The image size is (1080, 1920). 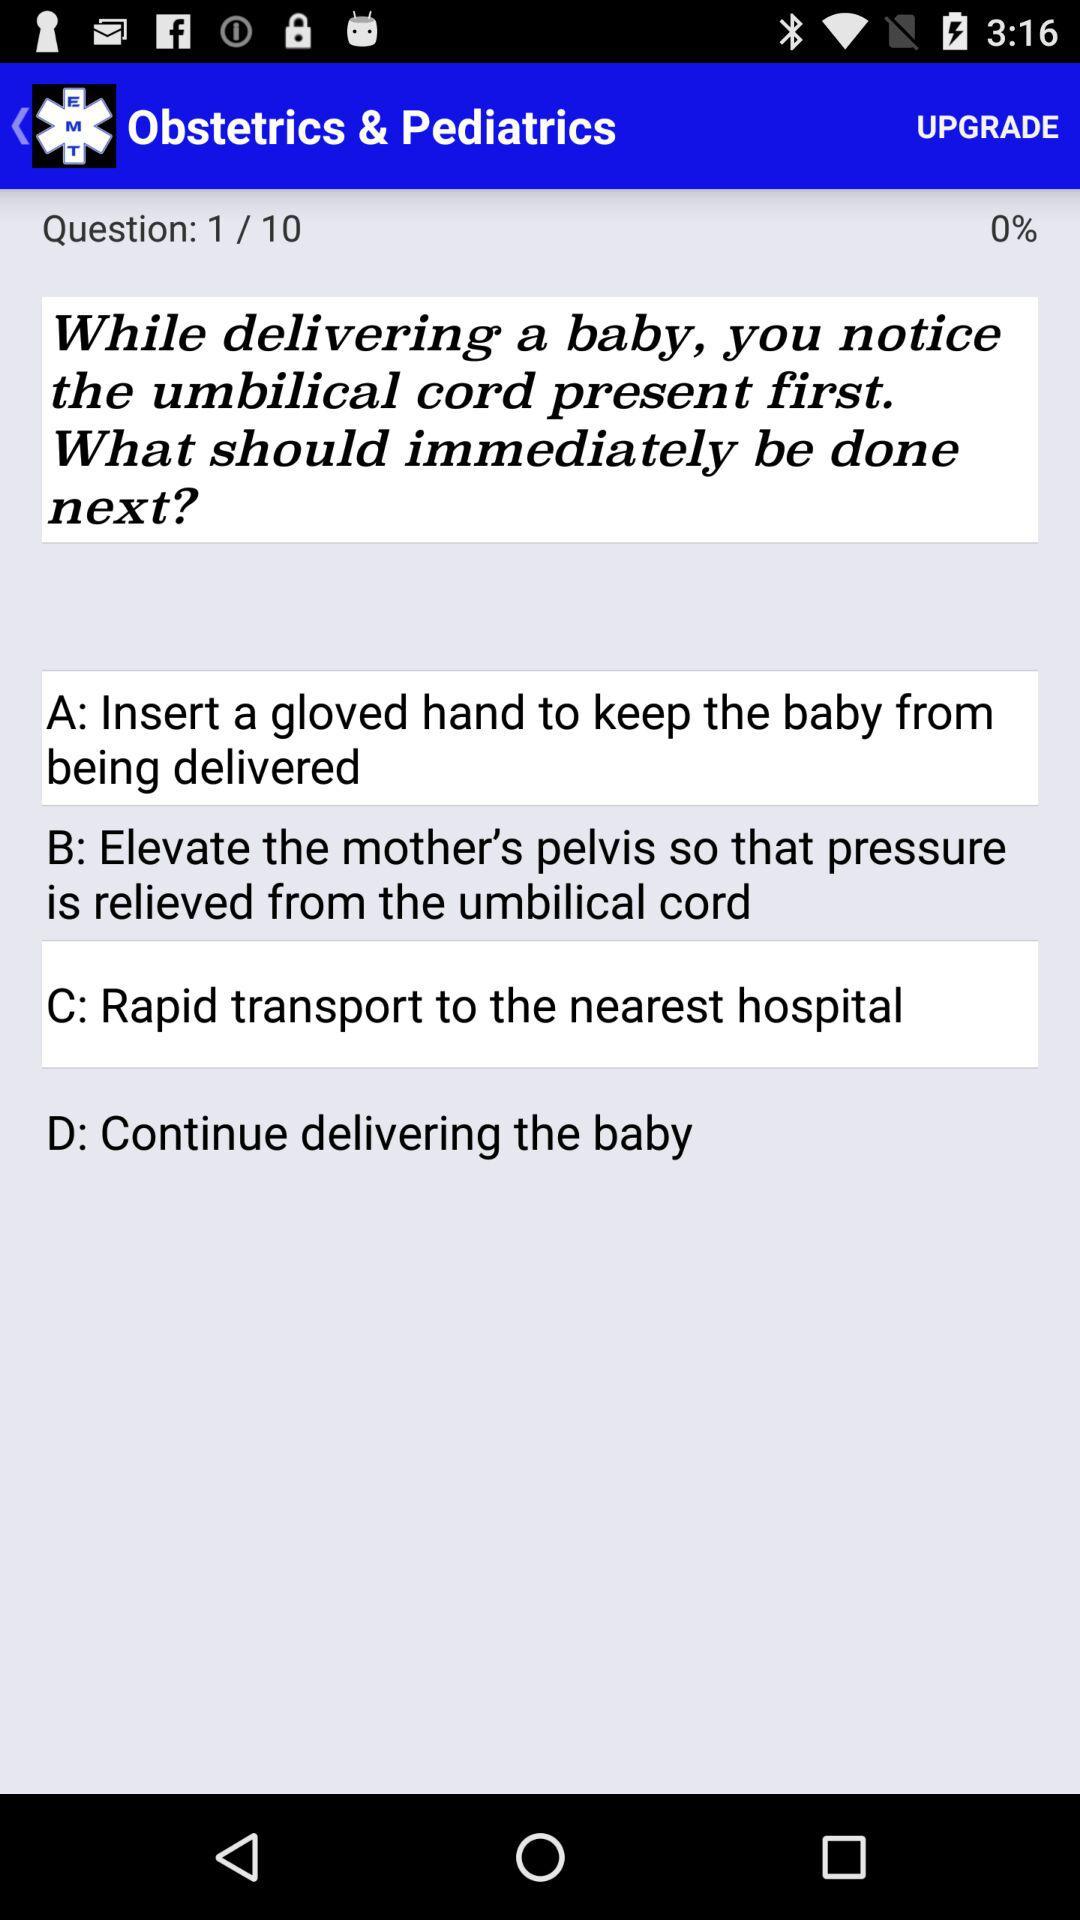 What do you see at coordinates (540, 418) in the screenshot?
I see `the while delivering a` at bounding box center [540, 418].